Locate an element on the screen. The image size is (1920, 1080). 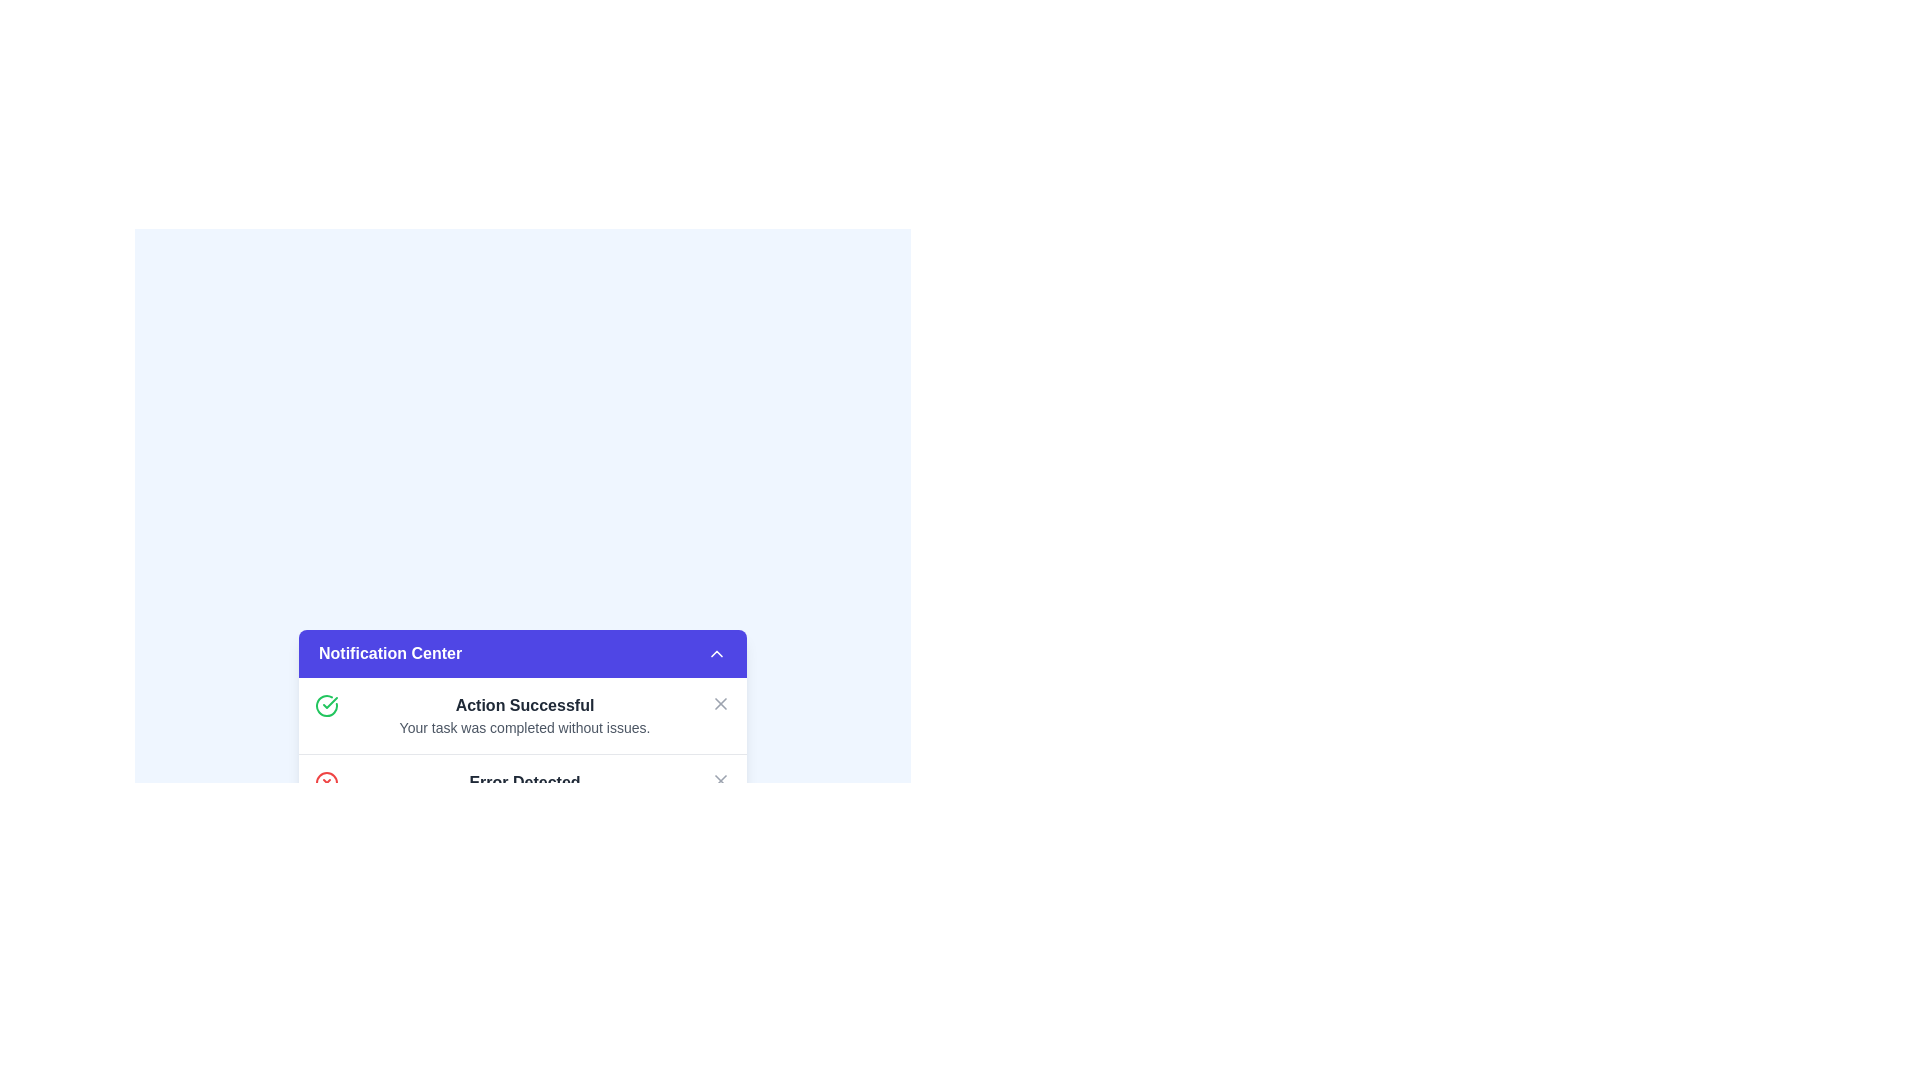
the 'Action Successful' informational text within the notification component in the Notification Center, which indicates a successful task completion is located at coordinates (524, 715).